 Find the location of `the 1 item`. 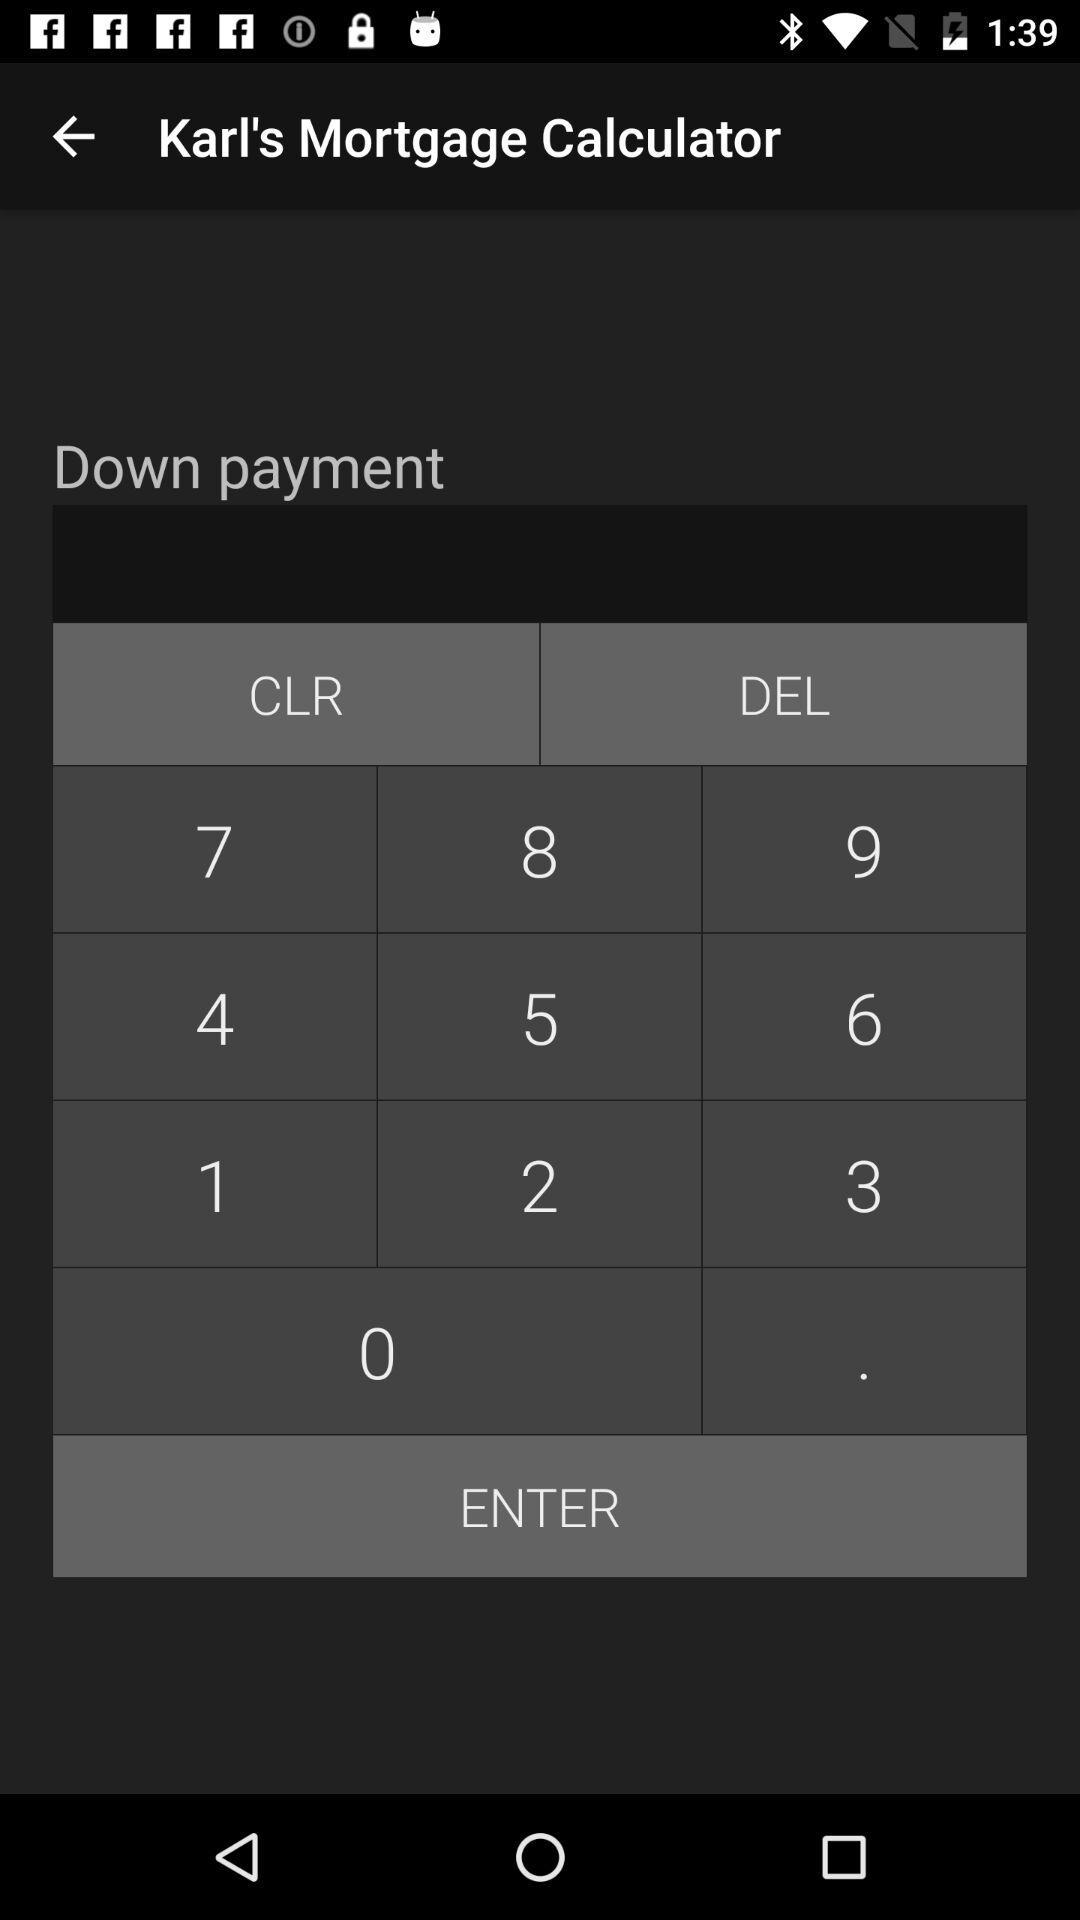

the 1 item is located at coordinates (214, 1183).